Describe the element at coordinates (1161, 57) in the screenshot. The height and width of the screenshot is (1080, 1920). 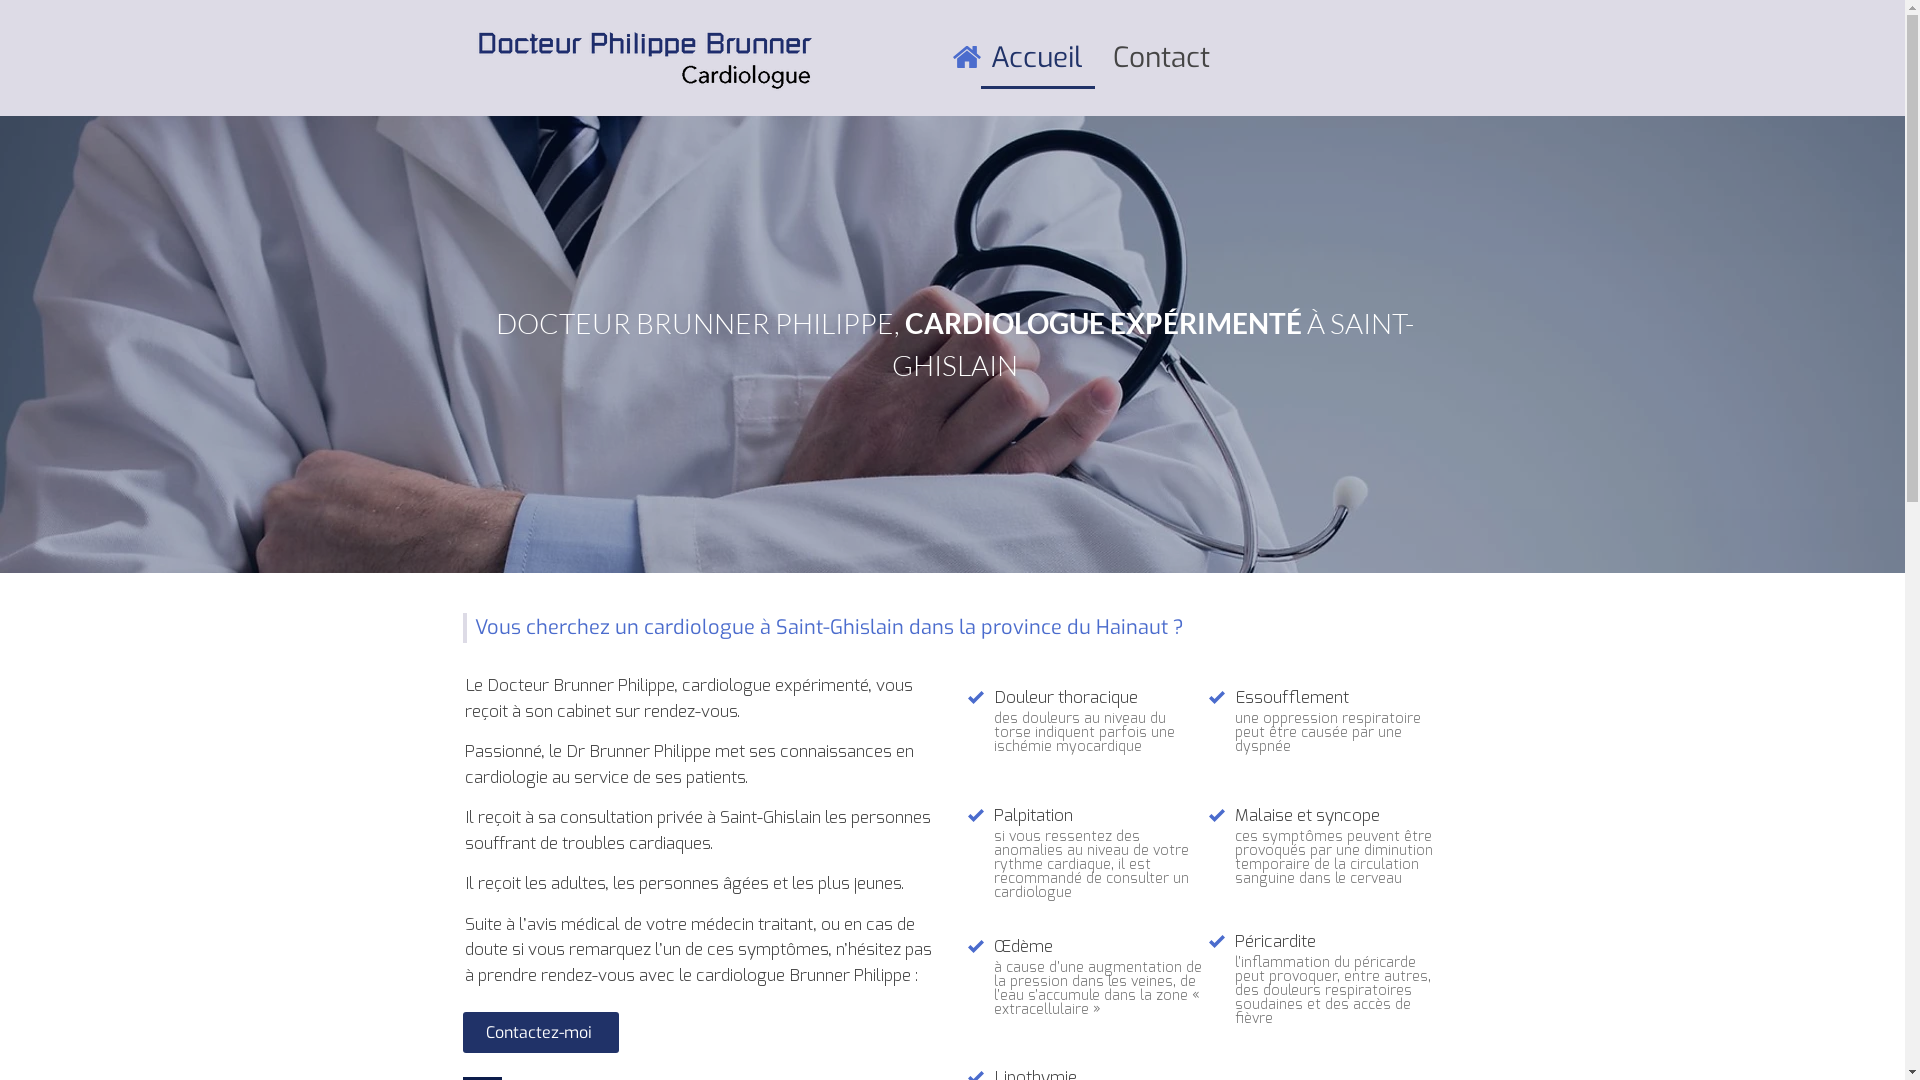
I see `'Contact'` at that location.